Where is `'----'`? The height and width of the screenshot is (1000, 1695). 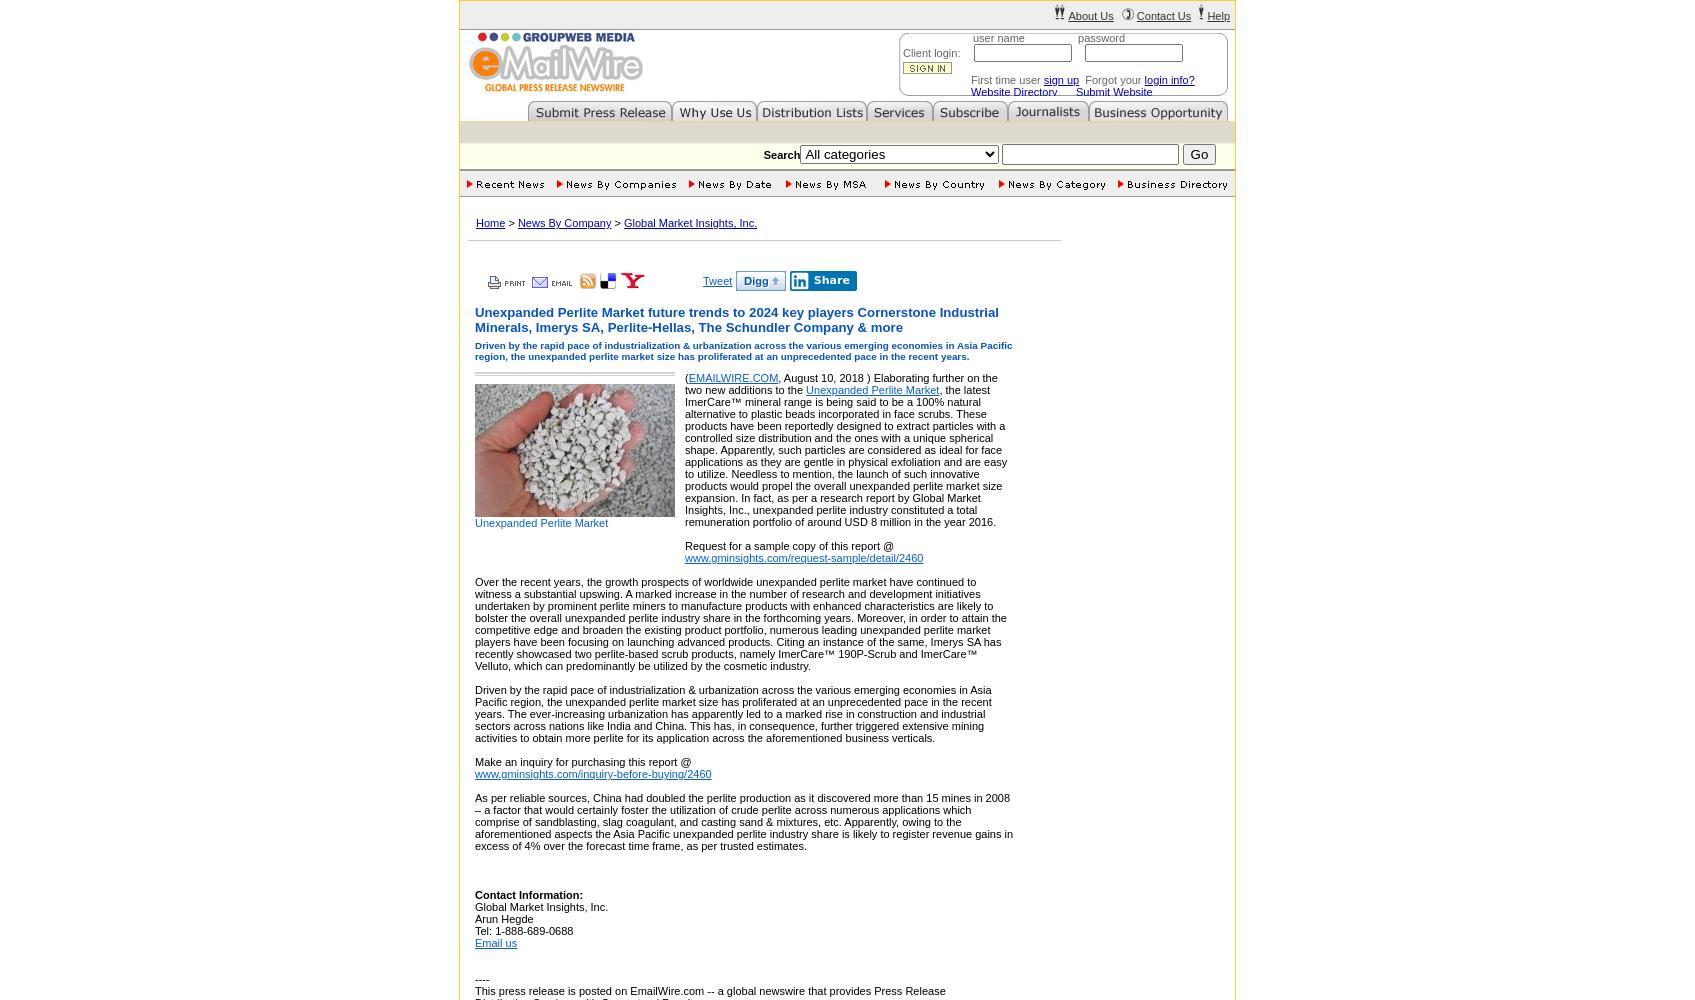
'----' is located at coordinates (481, 978).